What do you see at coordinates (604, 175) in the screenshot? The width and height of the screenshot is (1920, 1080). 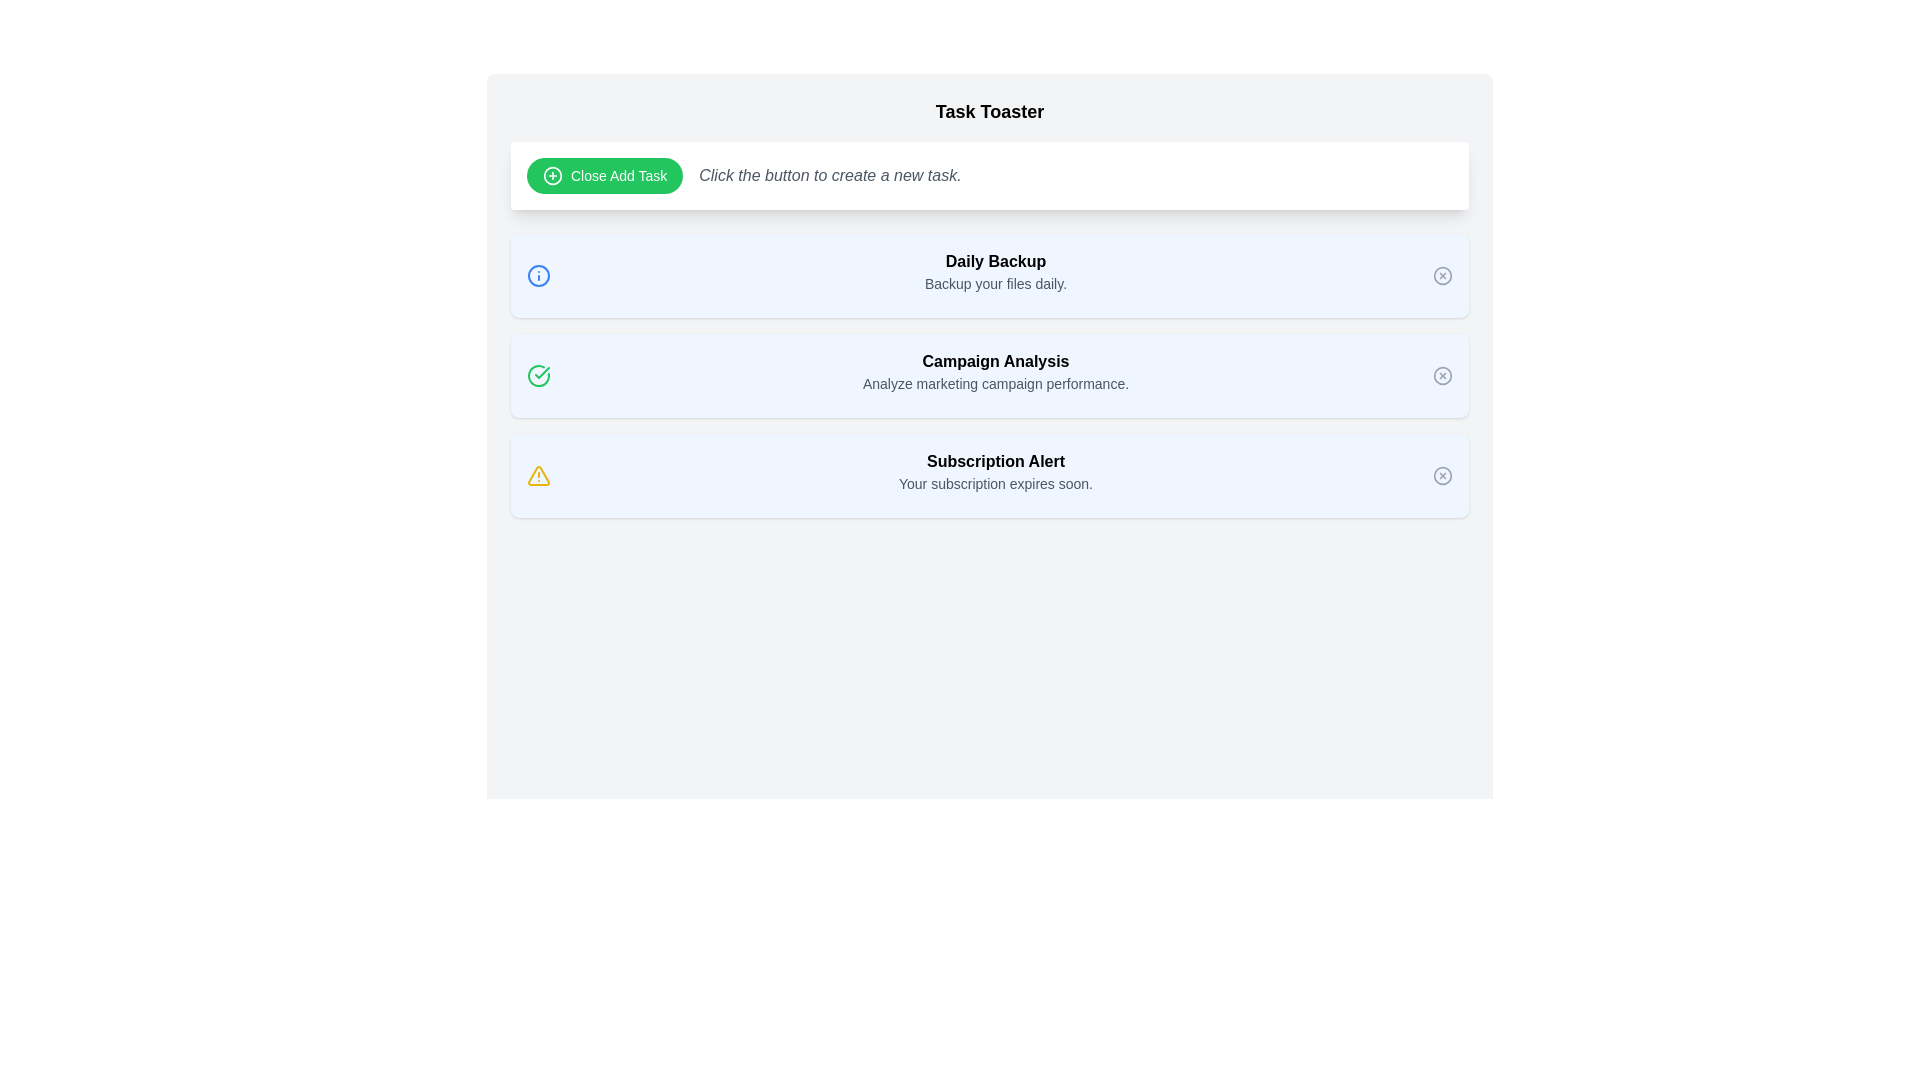 I see `the green button labeled 'Close Add Task' with a plus icon` at bounding box center [604, 175].